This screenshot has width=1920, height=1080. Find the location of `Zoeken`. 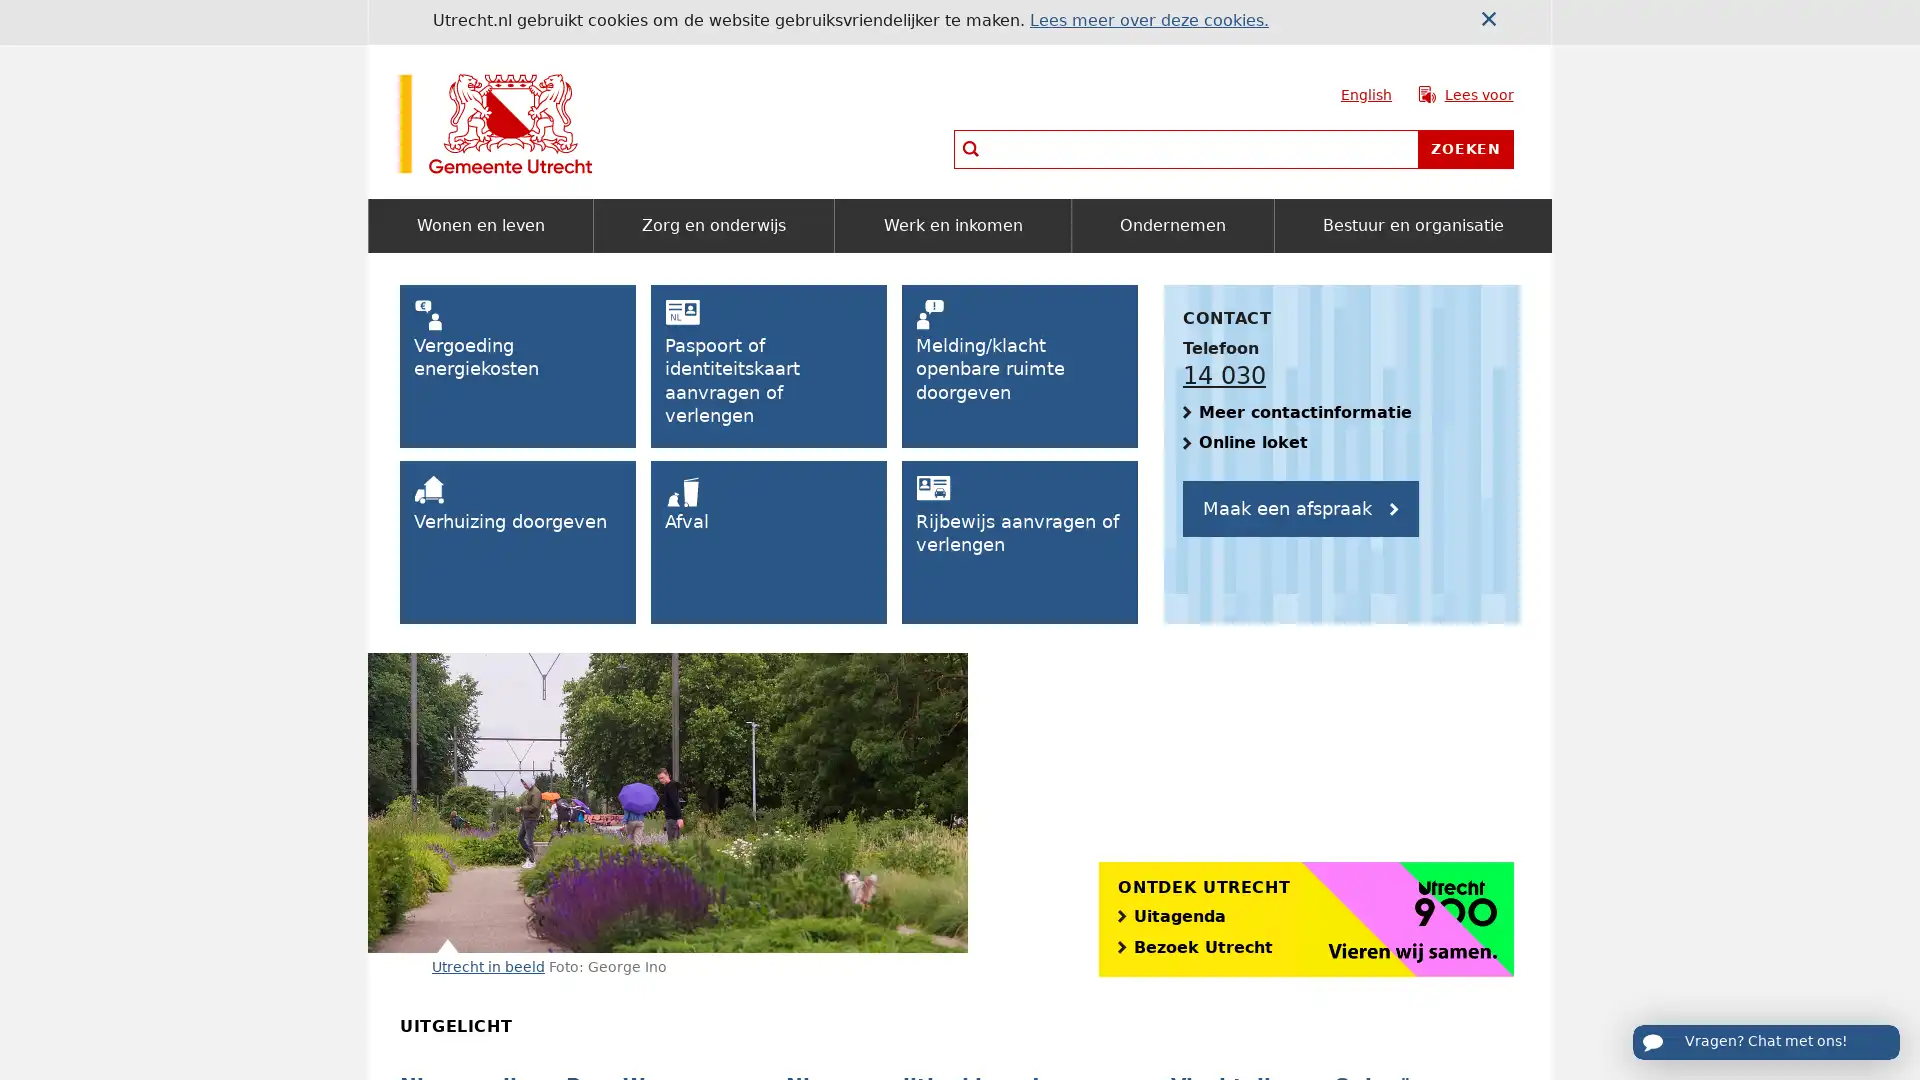

Zoeken is located at coordinates (1465, 148).